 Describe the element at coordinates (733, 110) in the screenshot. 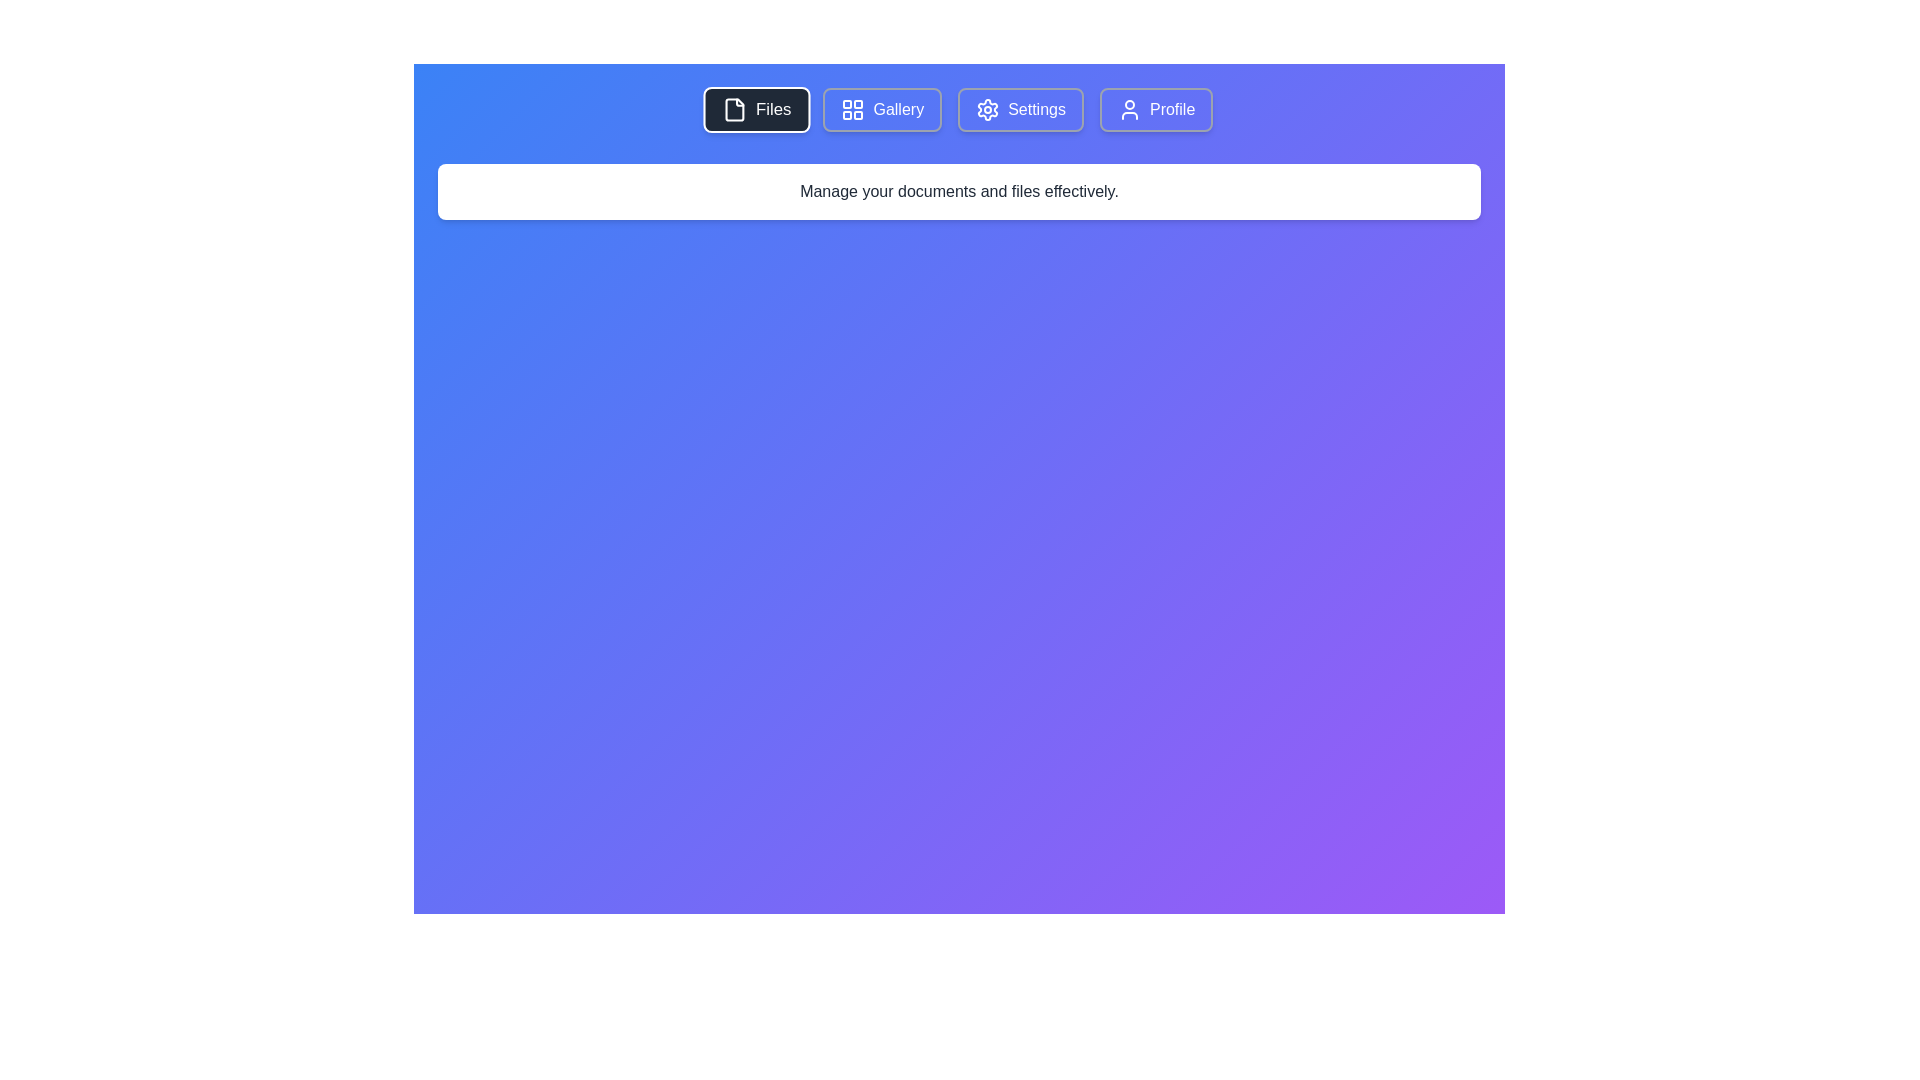

I see `the 'Files' icon located in the top-left segment of the interface` at that location.